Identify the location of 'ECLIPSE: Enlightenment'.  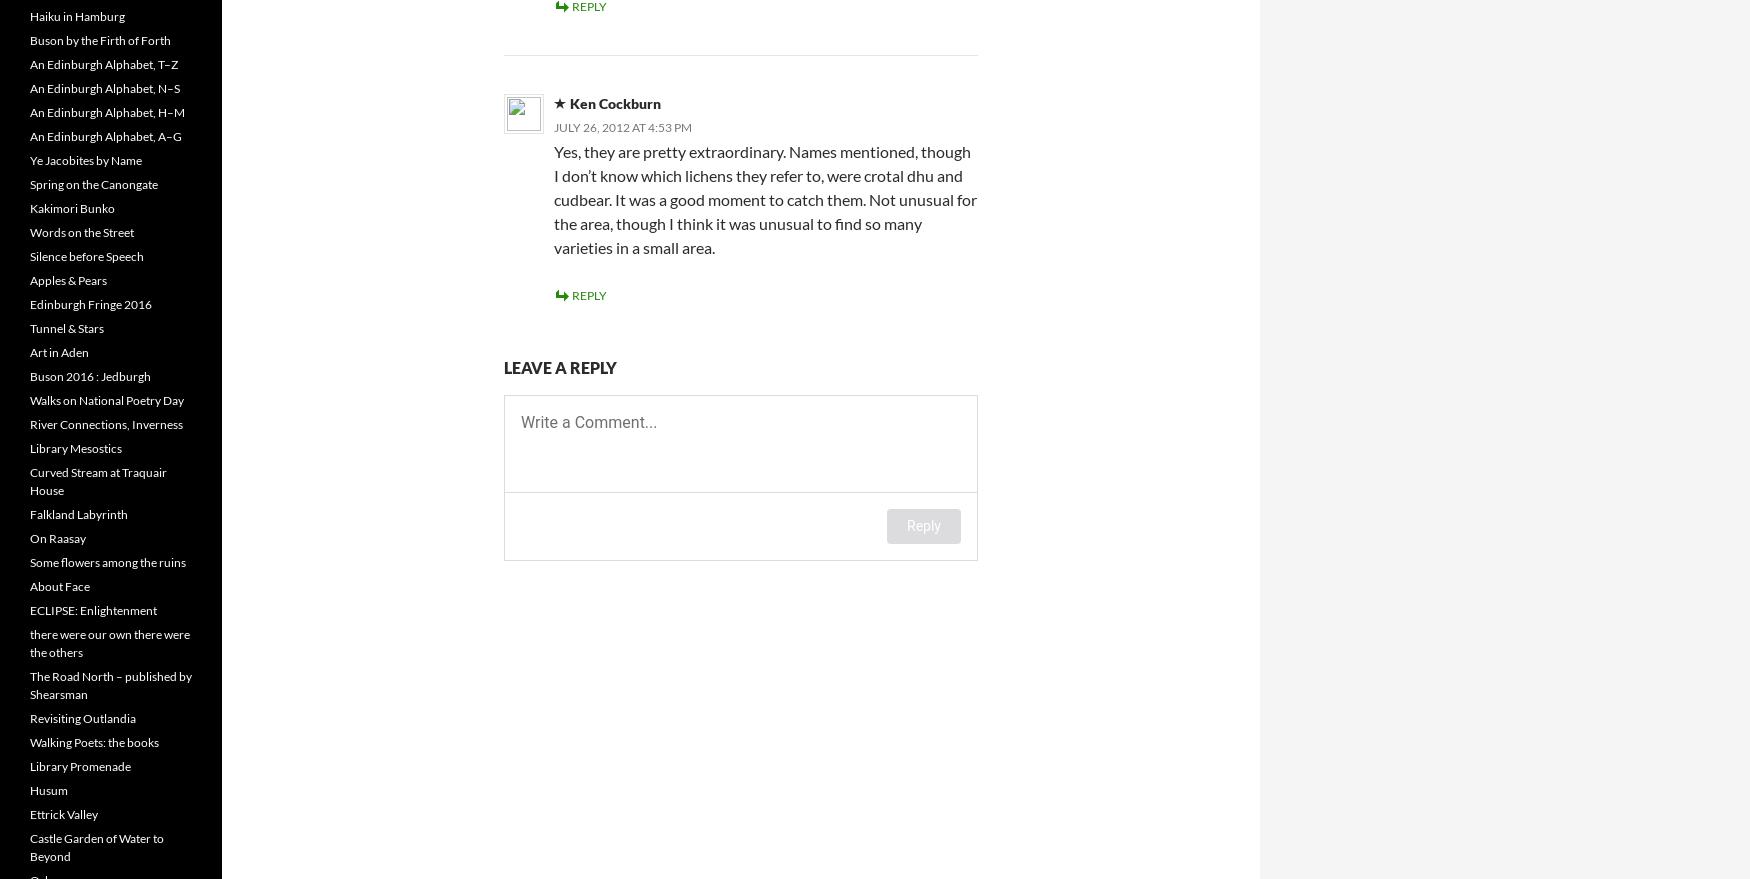
(93, 610).